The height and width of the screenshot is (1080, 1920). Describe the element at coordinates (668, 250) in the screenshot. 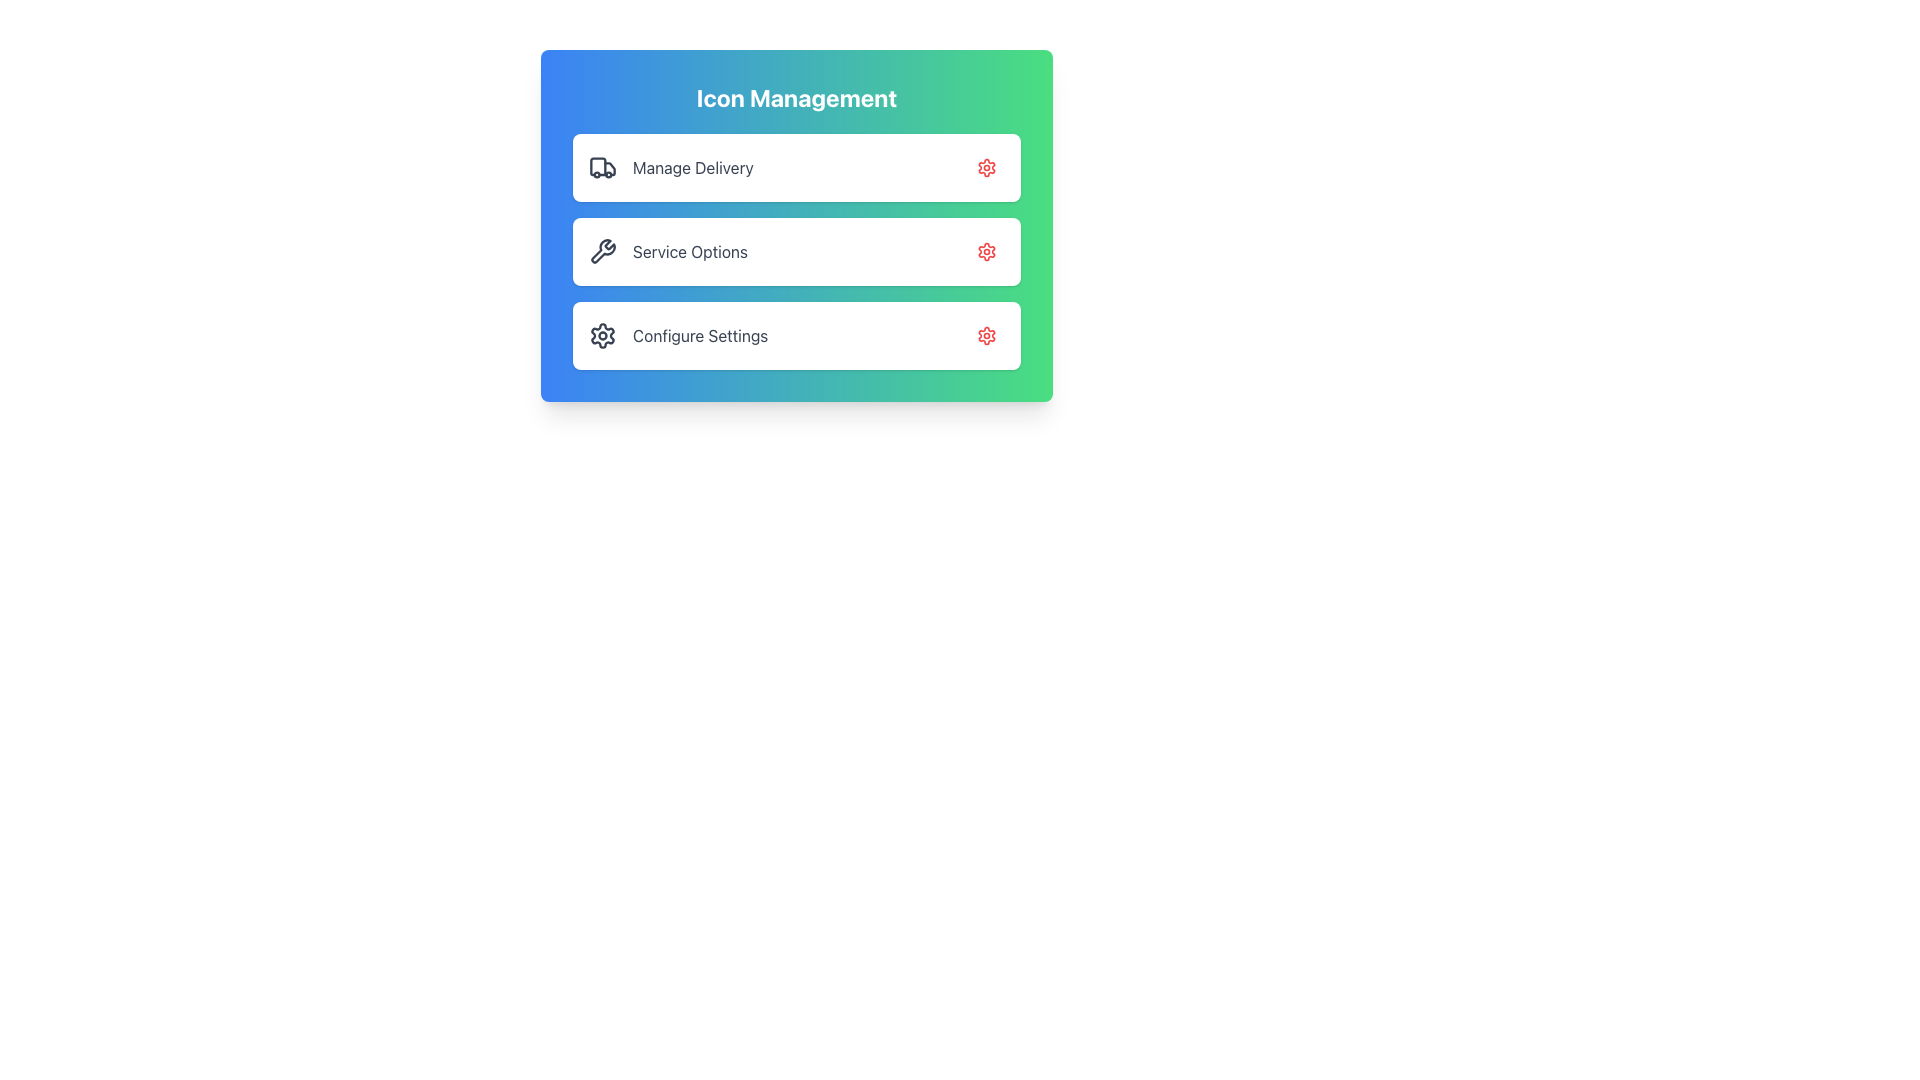

I see `the 'Service Options' label next to the wrench icon, which is the second item in the vertically stacked options inside the rectangular card` at that location.